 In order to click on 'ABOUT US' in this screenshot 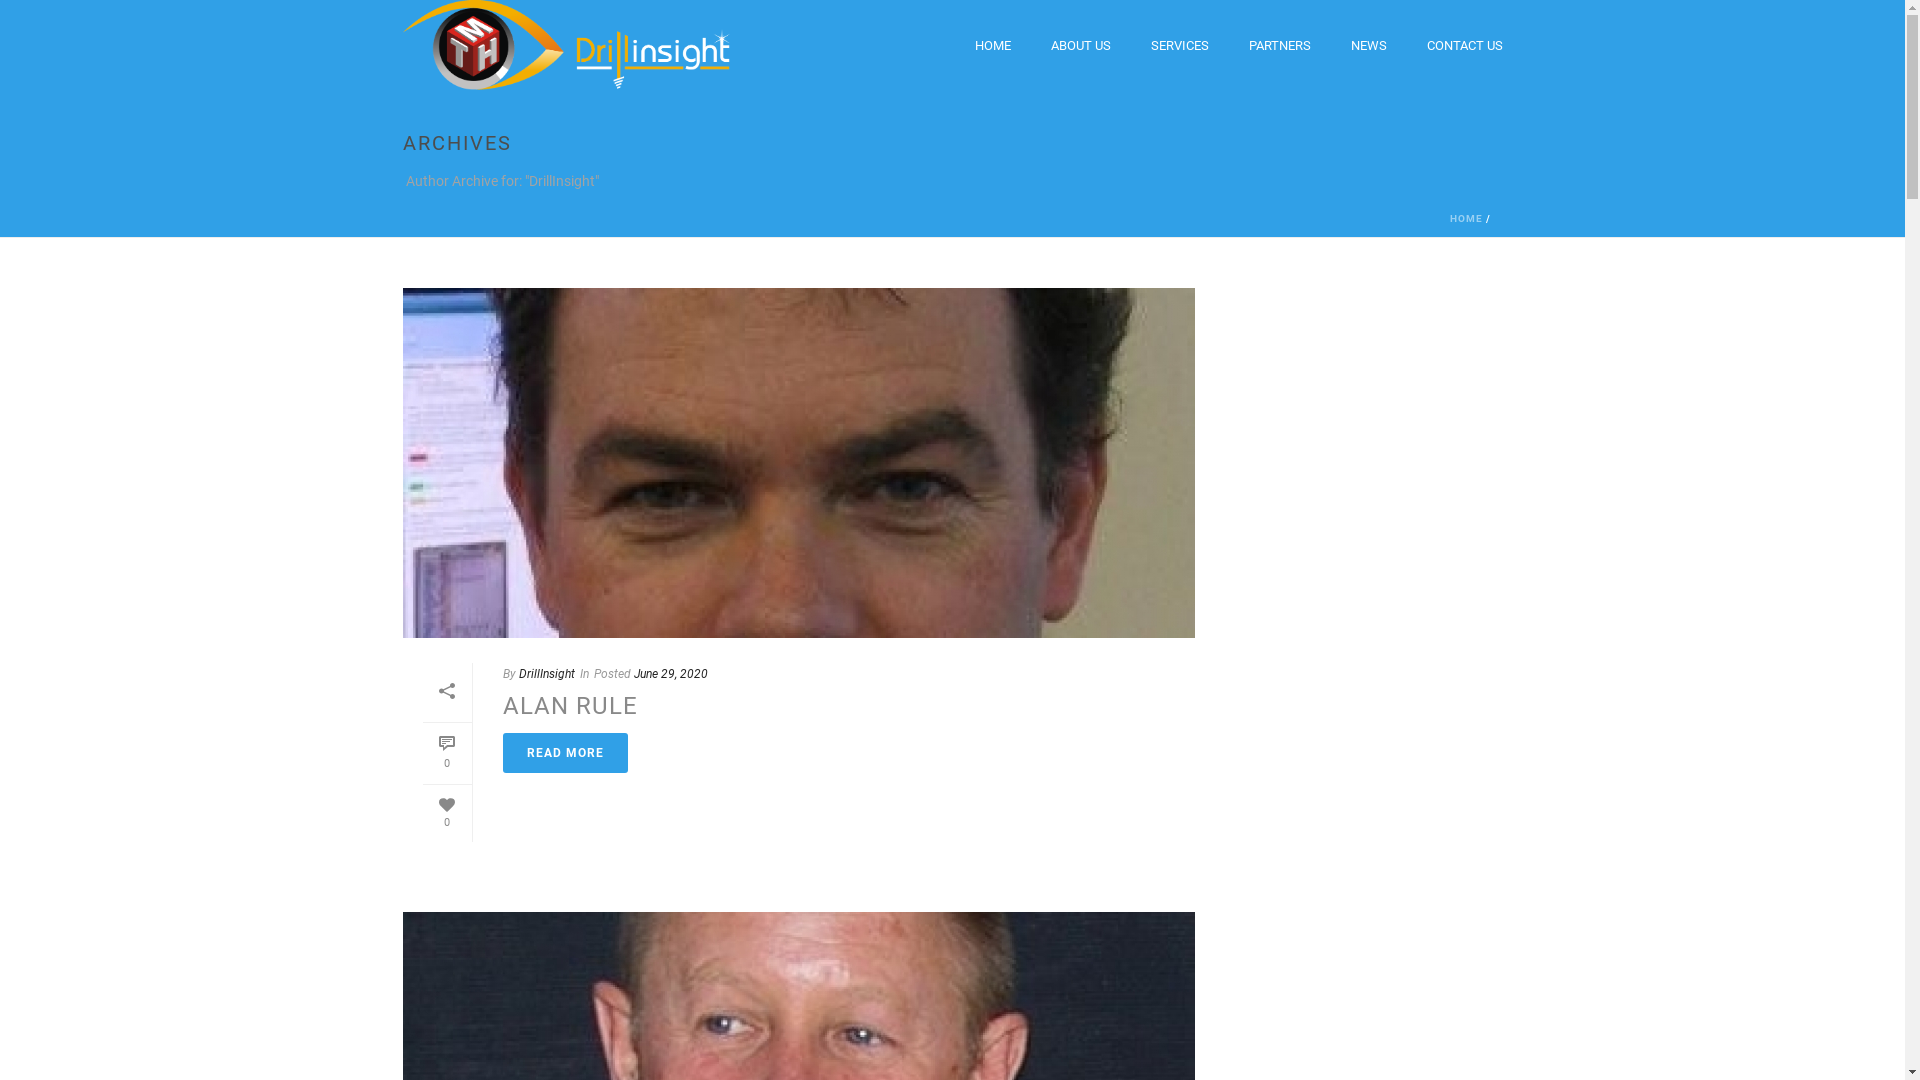, I will do `click(1079, 45)`.